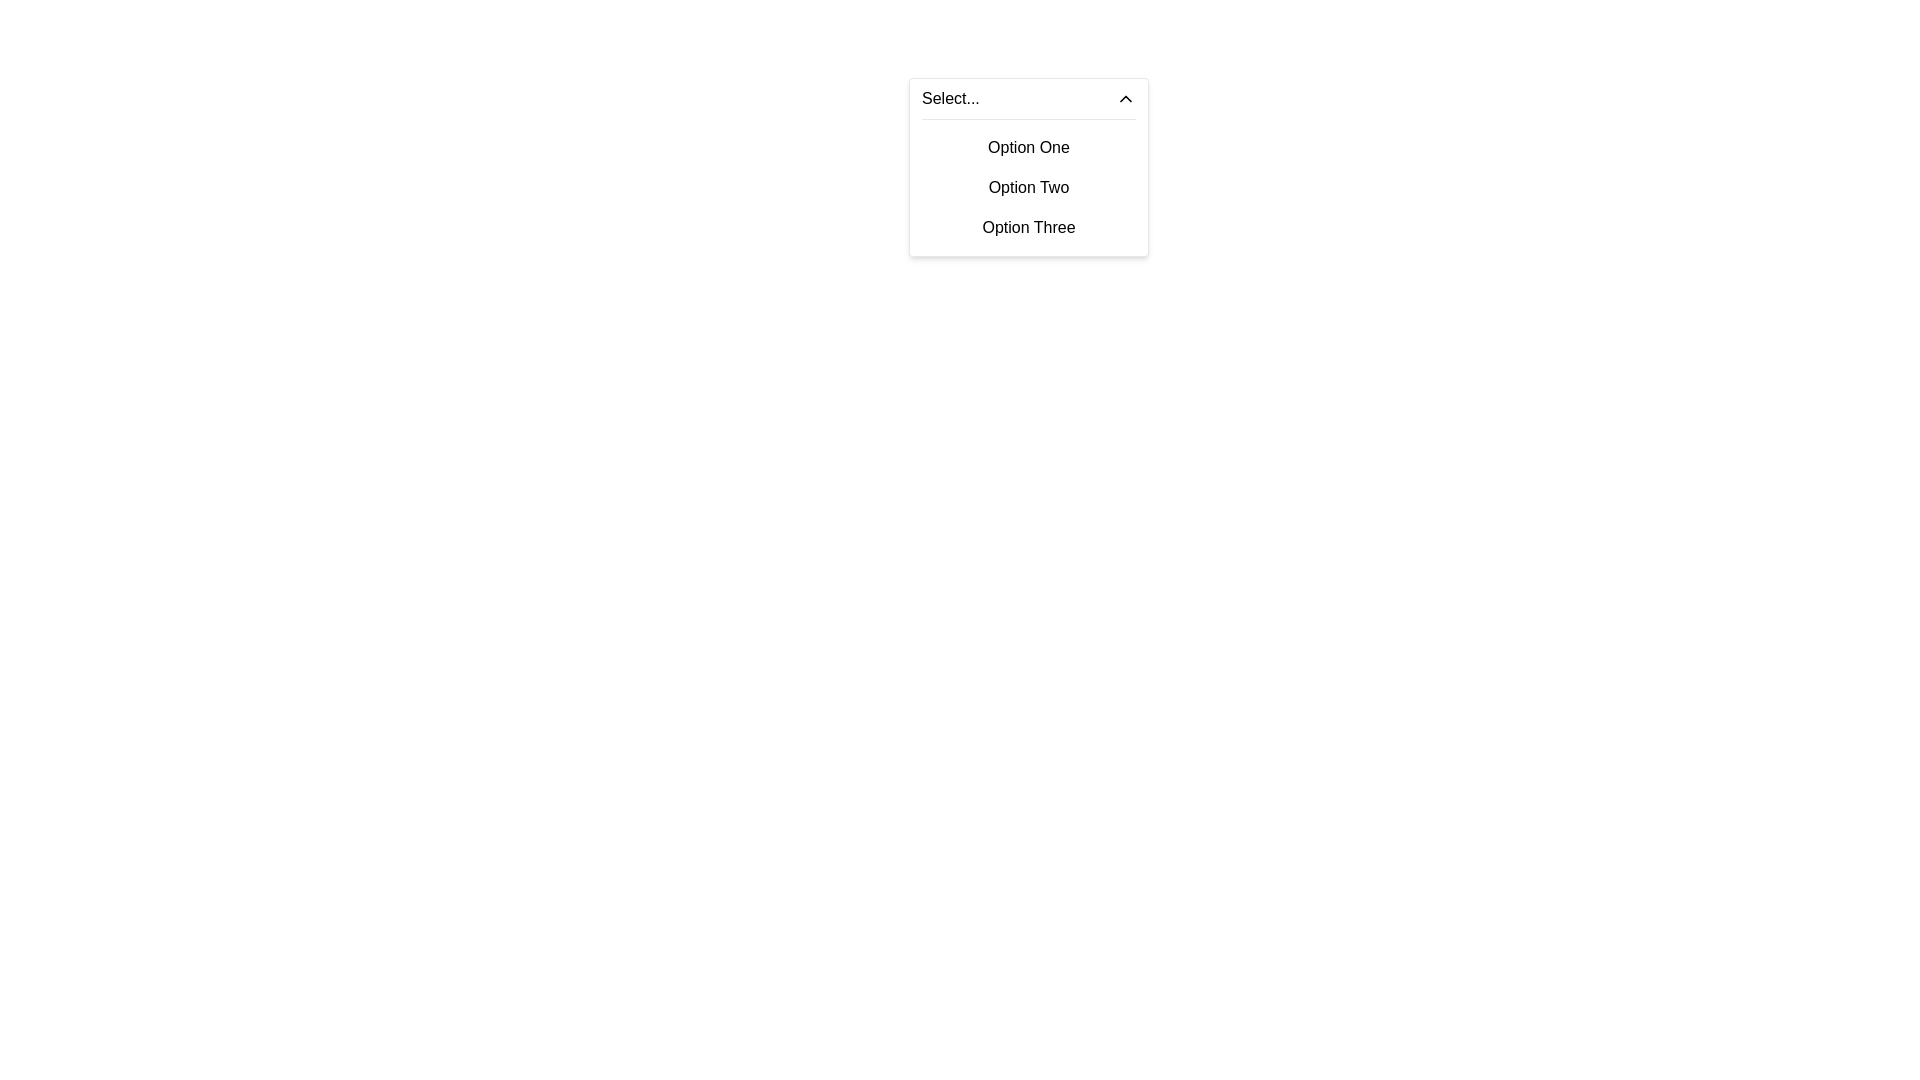  What do you see at coordinates (949, 99) in the screenshot?
I see `displayed text from the static label indicating the currently selected value in the dropdown menu, which shows 'Select...' to the left of the chevron icon` at bounding box center [949, 99].